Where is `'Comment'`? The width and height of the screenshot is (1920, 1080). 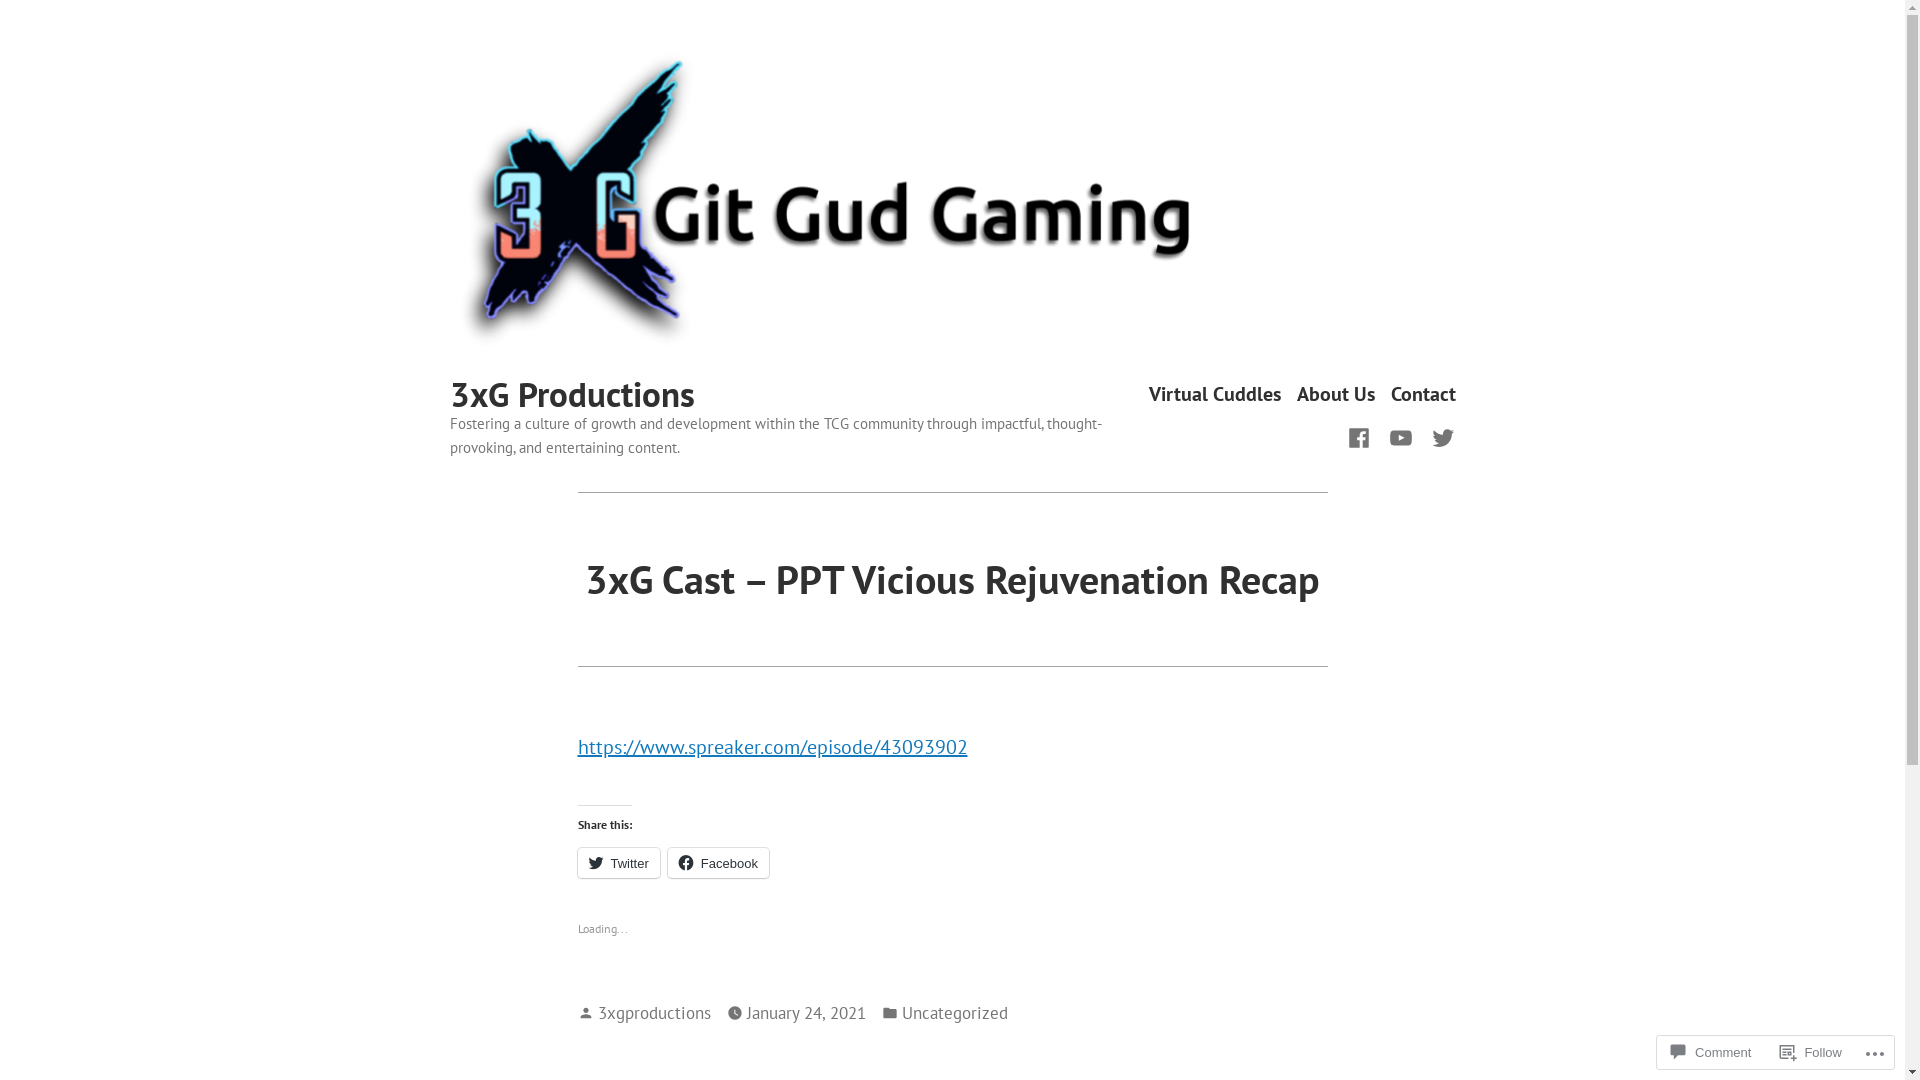 'Comment' is located at coordinates (1709, 1051).